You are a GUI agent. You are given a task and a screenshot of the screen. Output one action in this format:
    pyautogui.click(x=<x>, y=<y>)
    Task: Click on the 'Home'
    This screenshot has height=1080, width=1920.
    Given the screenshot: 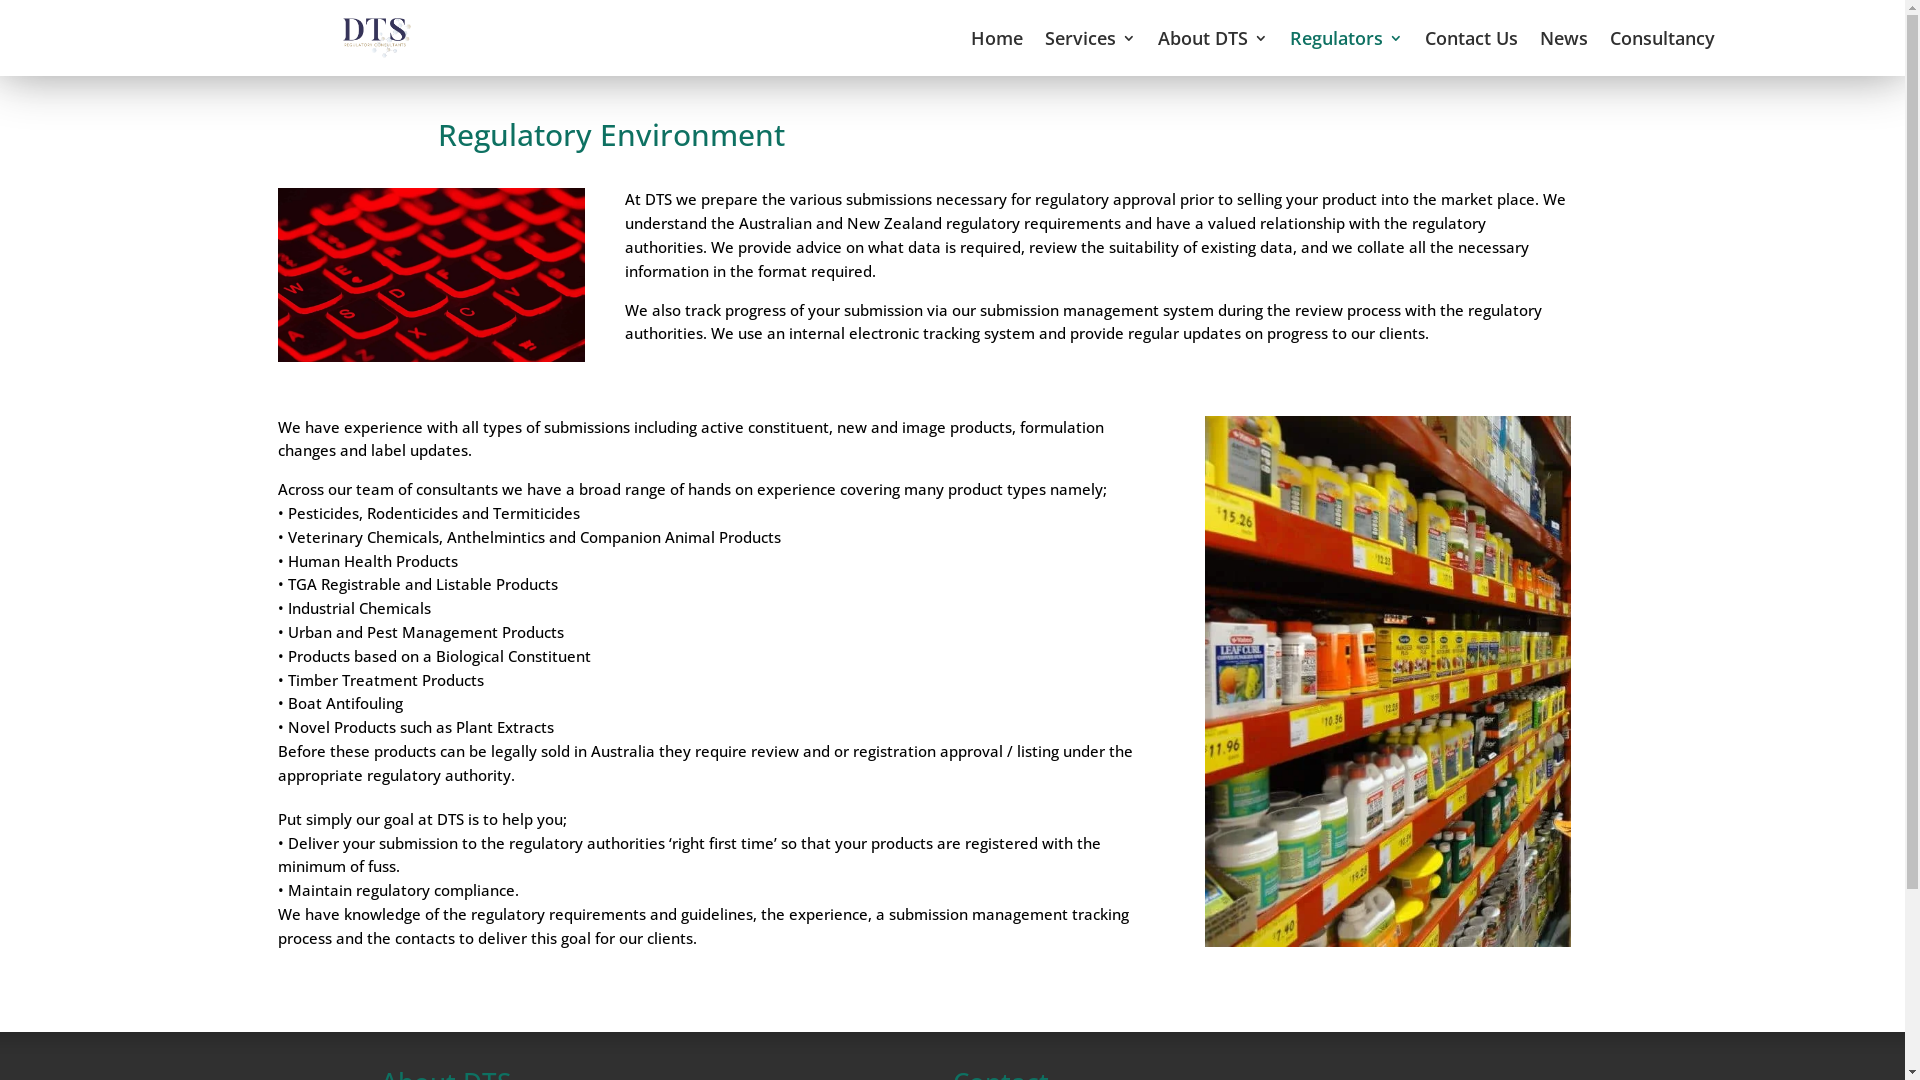 What is the action you would take?
    pyautogui.click(x=969, y=38)
    